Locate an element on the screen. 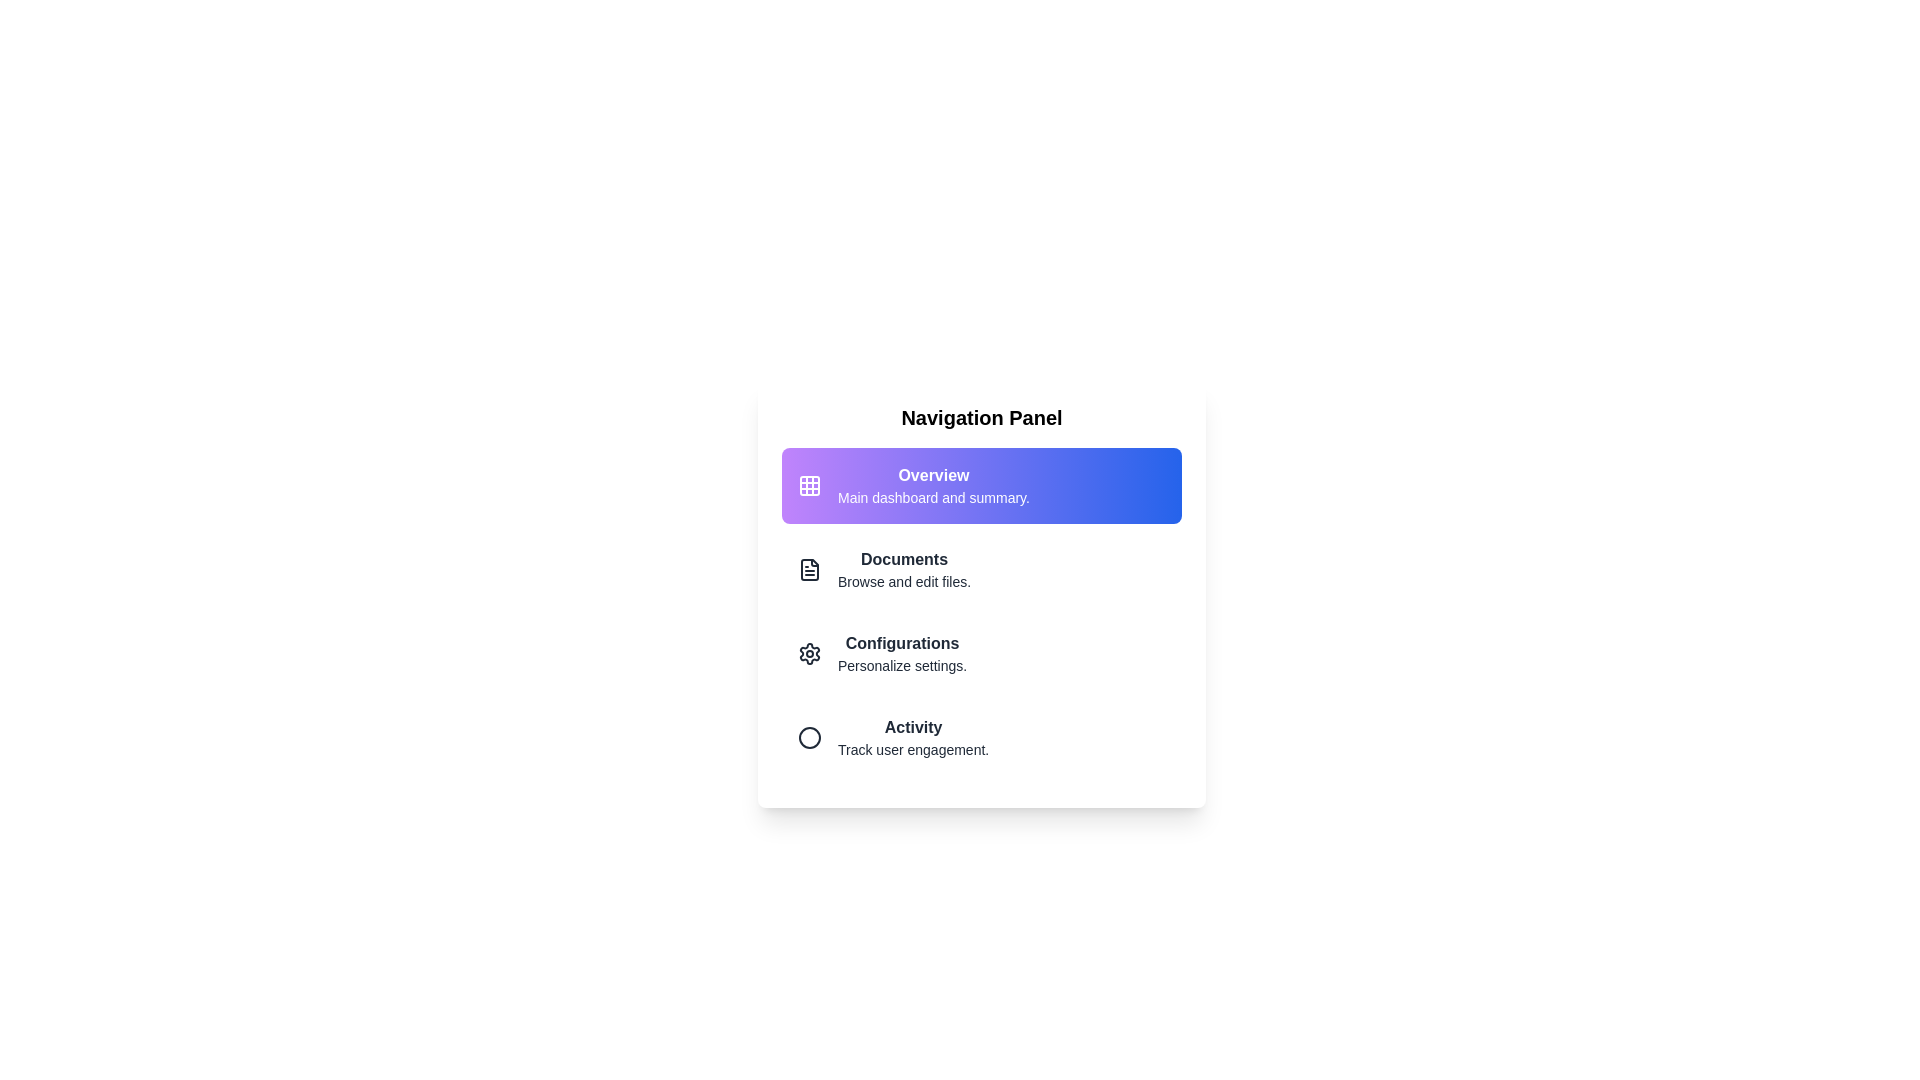  the menu section corresponding to Documents is located at coordinates (982, 570).